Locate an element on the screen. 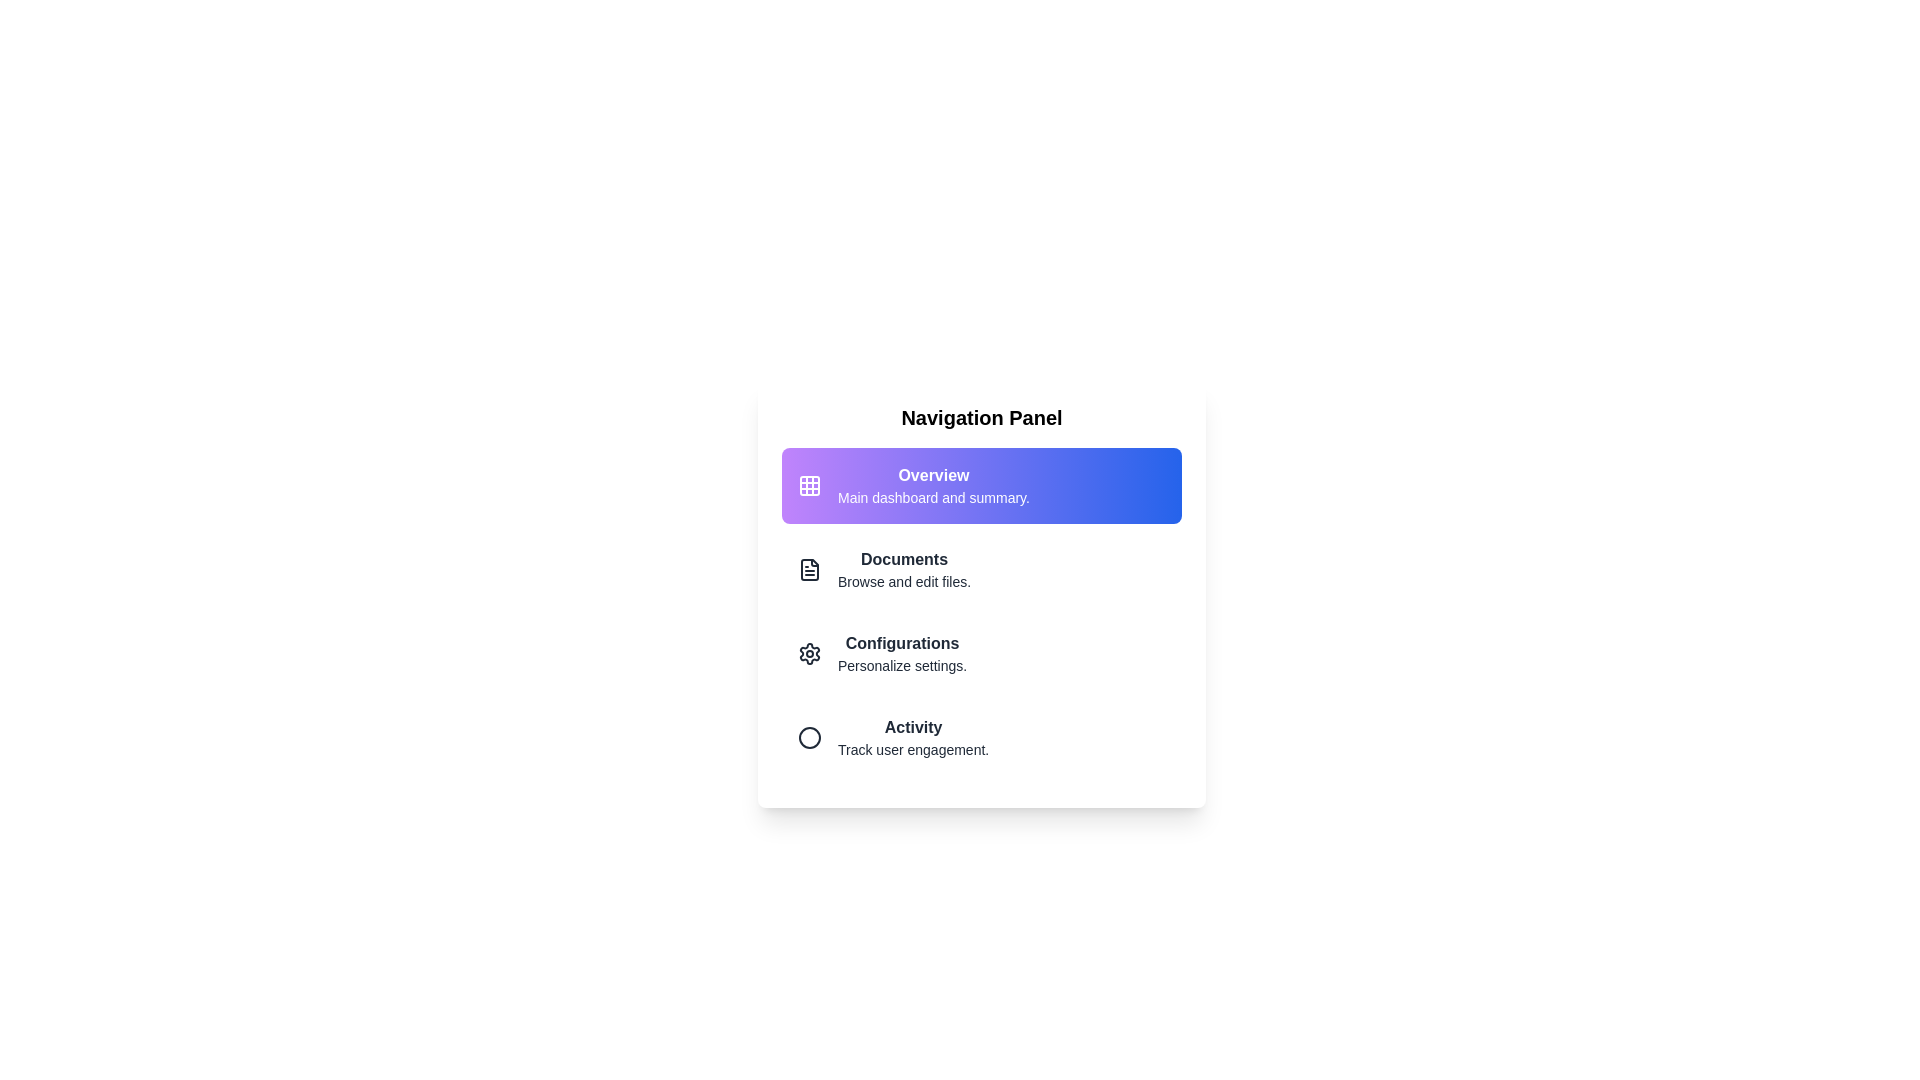  the menu section corresponding to Documents is located at coordinates (982, 570).